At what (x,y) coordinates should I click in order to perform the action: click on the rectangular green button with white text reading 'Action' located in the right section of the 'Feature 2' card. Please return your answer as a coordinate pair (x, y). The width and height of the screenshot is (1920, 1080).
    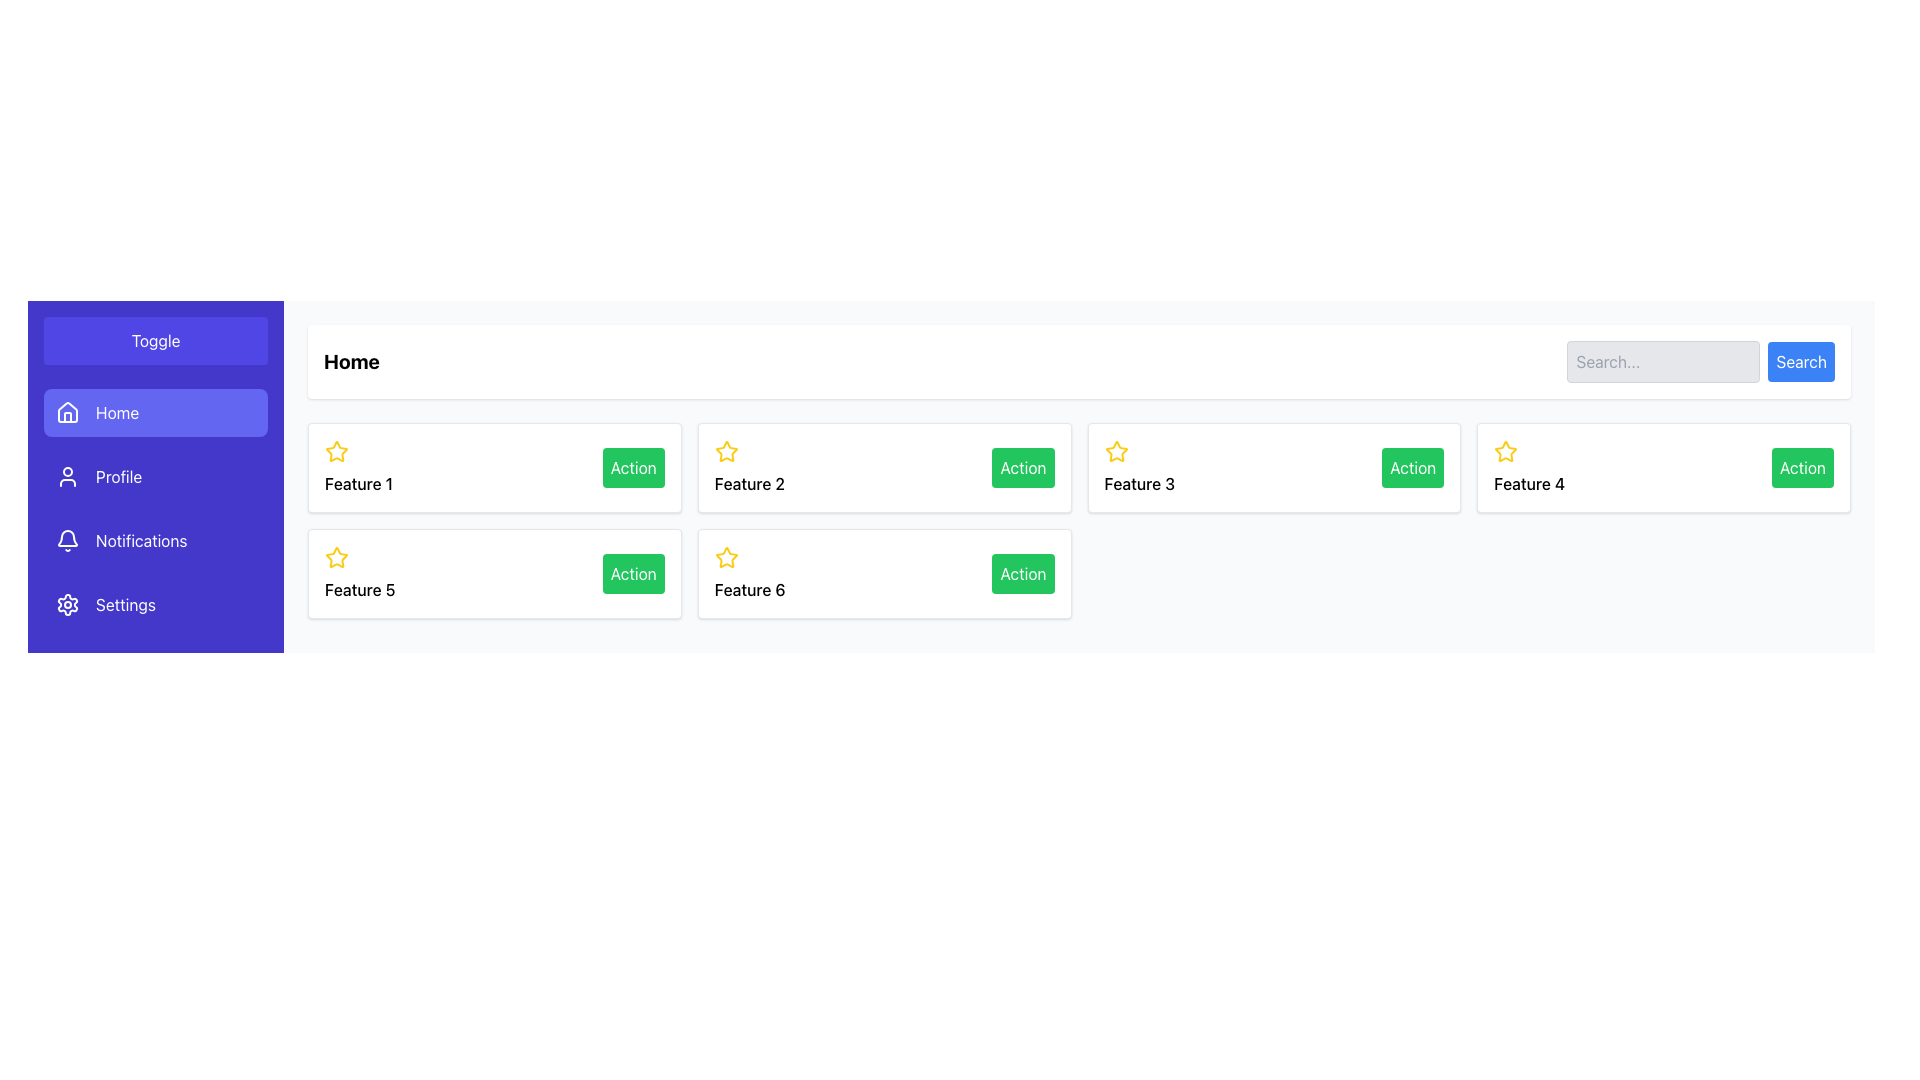
    Looking at the image, I should click on (1023, 467).